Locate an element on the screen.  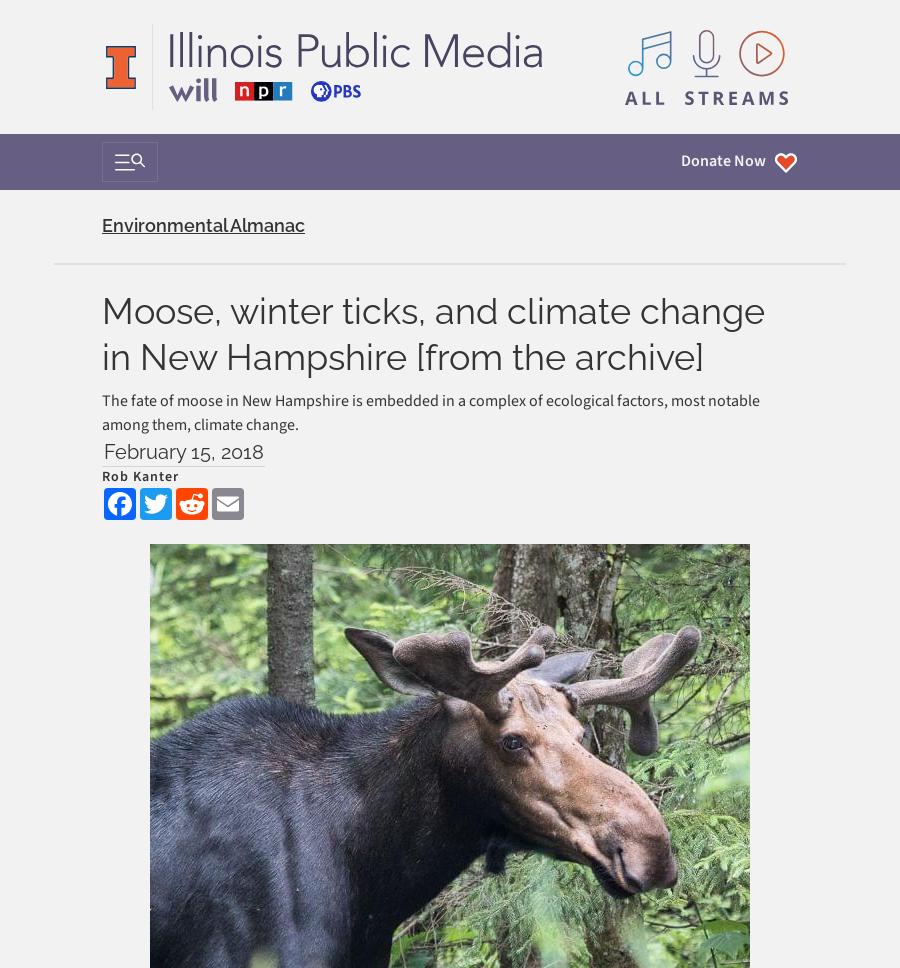
'Privacy Notice' is located at coordinates (143, 638).